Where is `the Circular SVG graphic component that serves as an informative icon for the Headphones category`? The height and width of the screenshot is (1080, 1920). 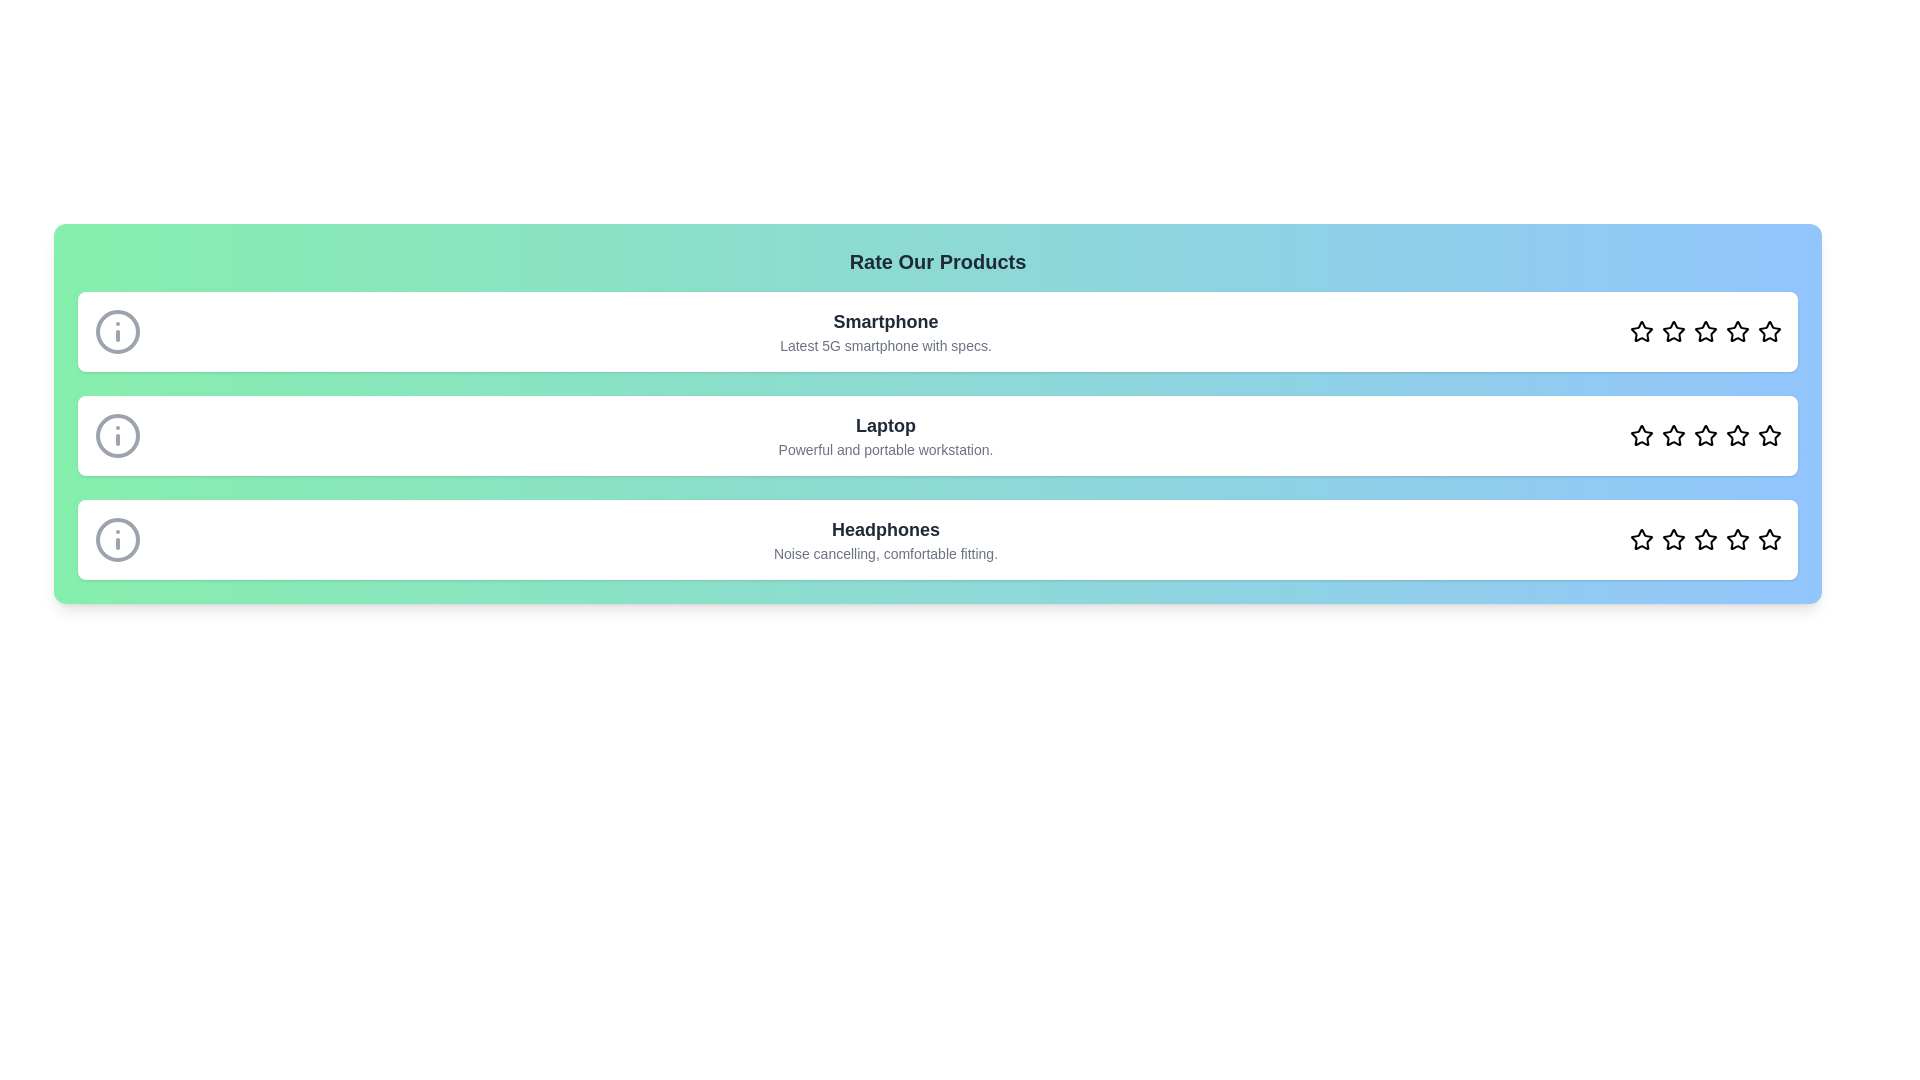 the Circular SVG graphic component that serves as an informative icon for the Headphones category is located at coordinates (117, 540).